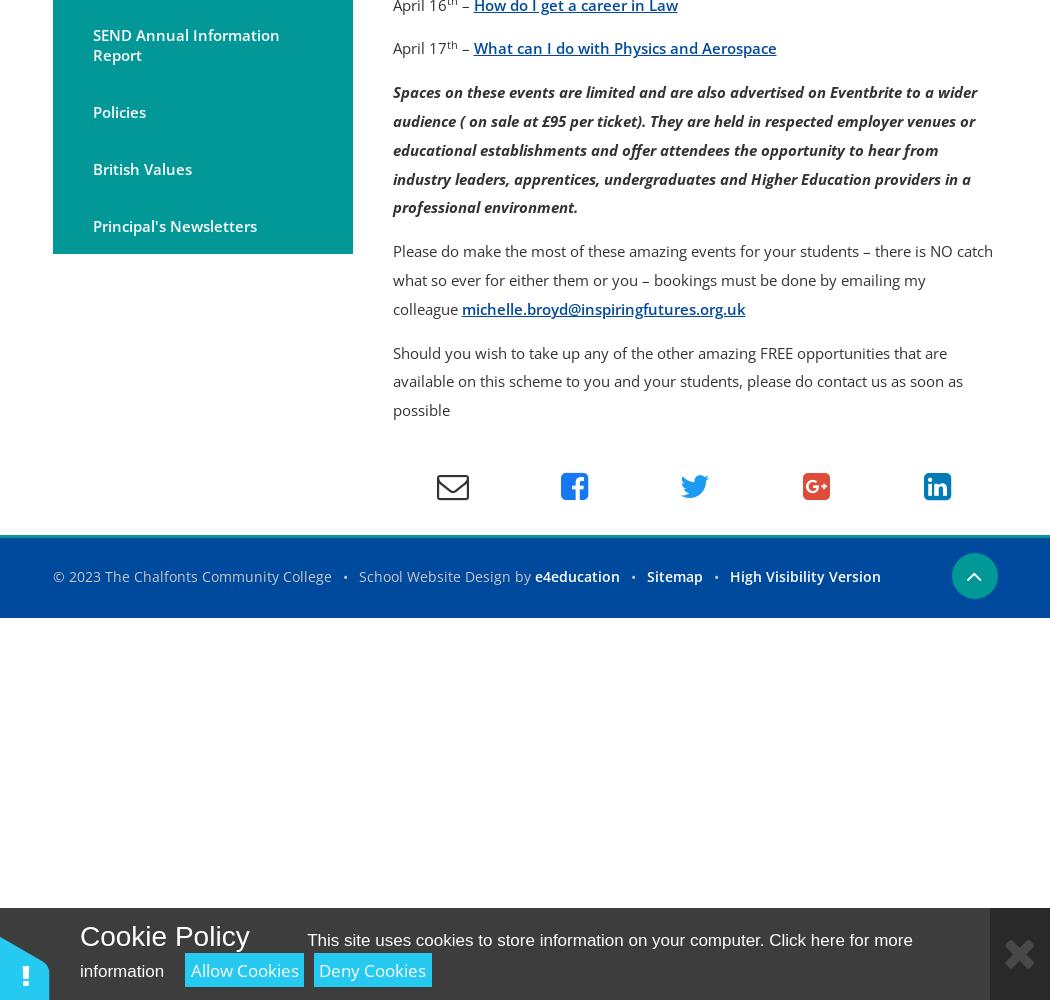 Image resolution: width=1050 pixels, height=1000 pixels. Describe the element at coordinates (534, 575) in the screenshot. I see `'e4education'` at that location.